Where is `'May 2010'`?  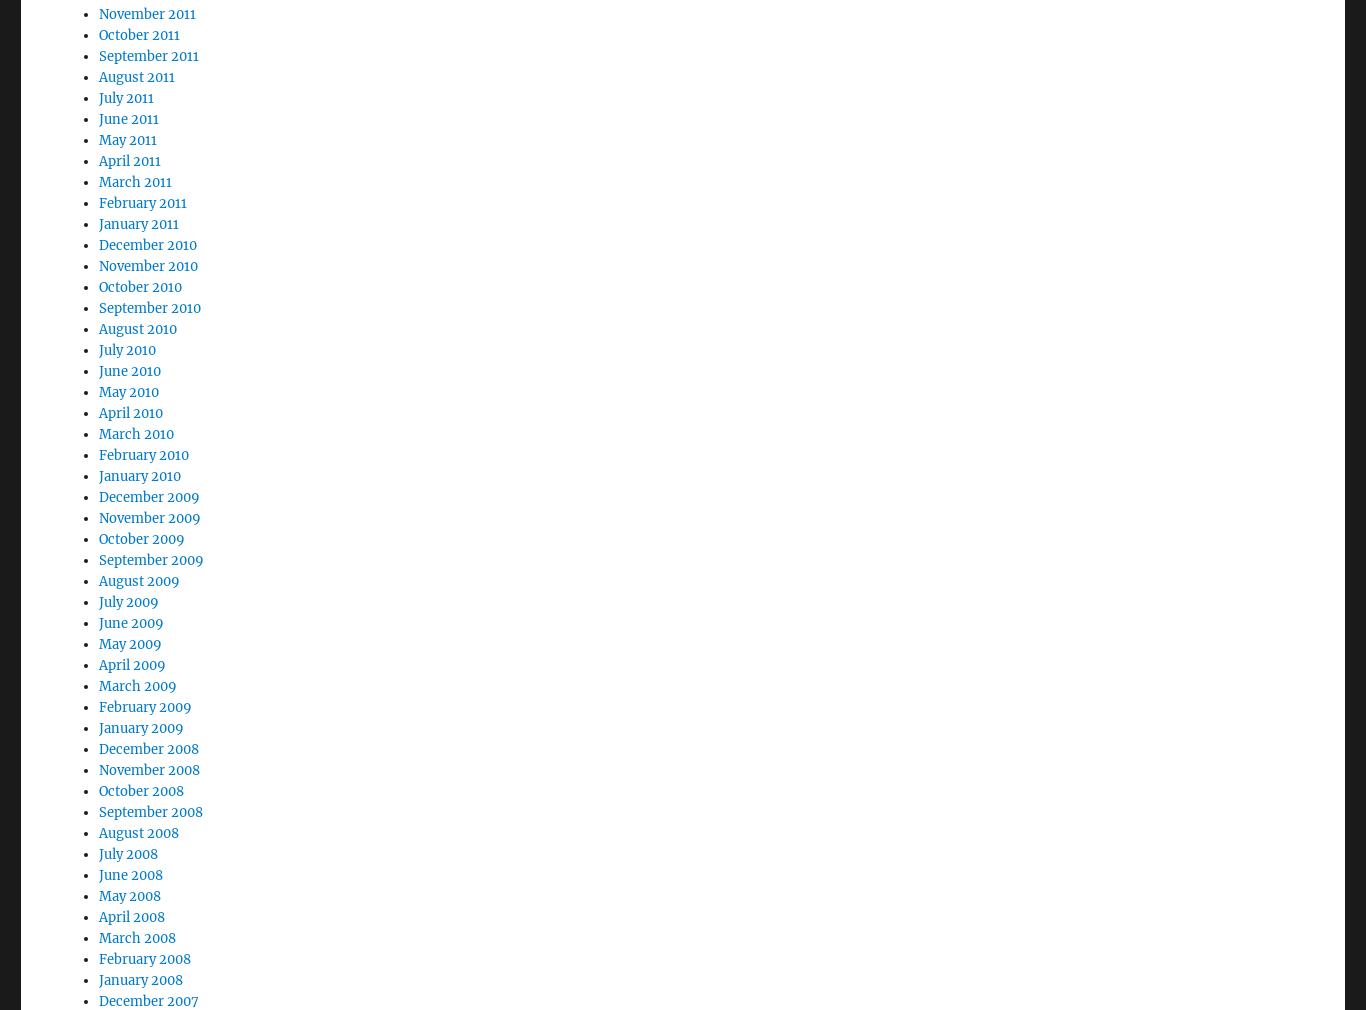
'May 2010' is located at coordinates (127, 337).